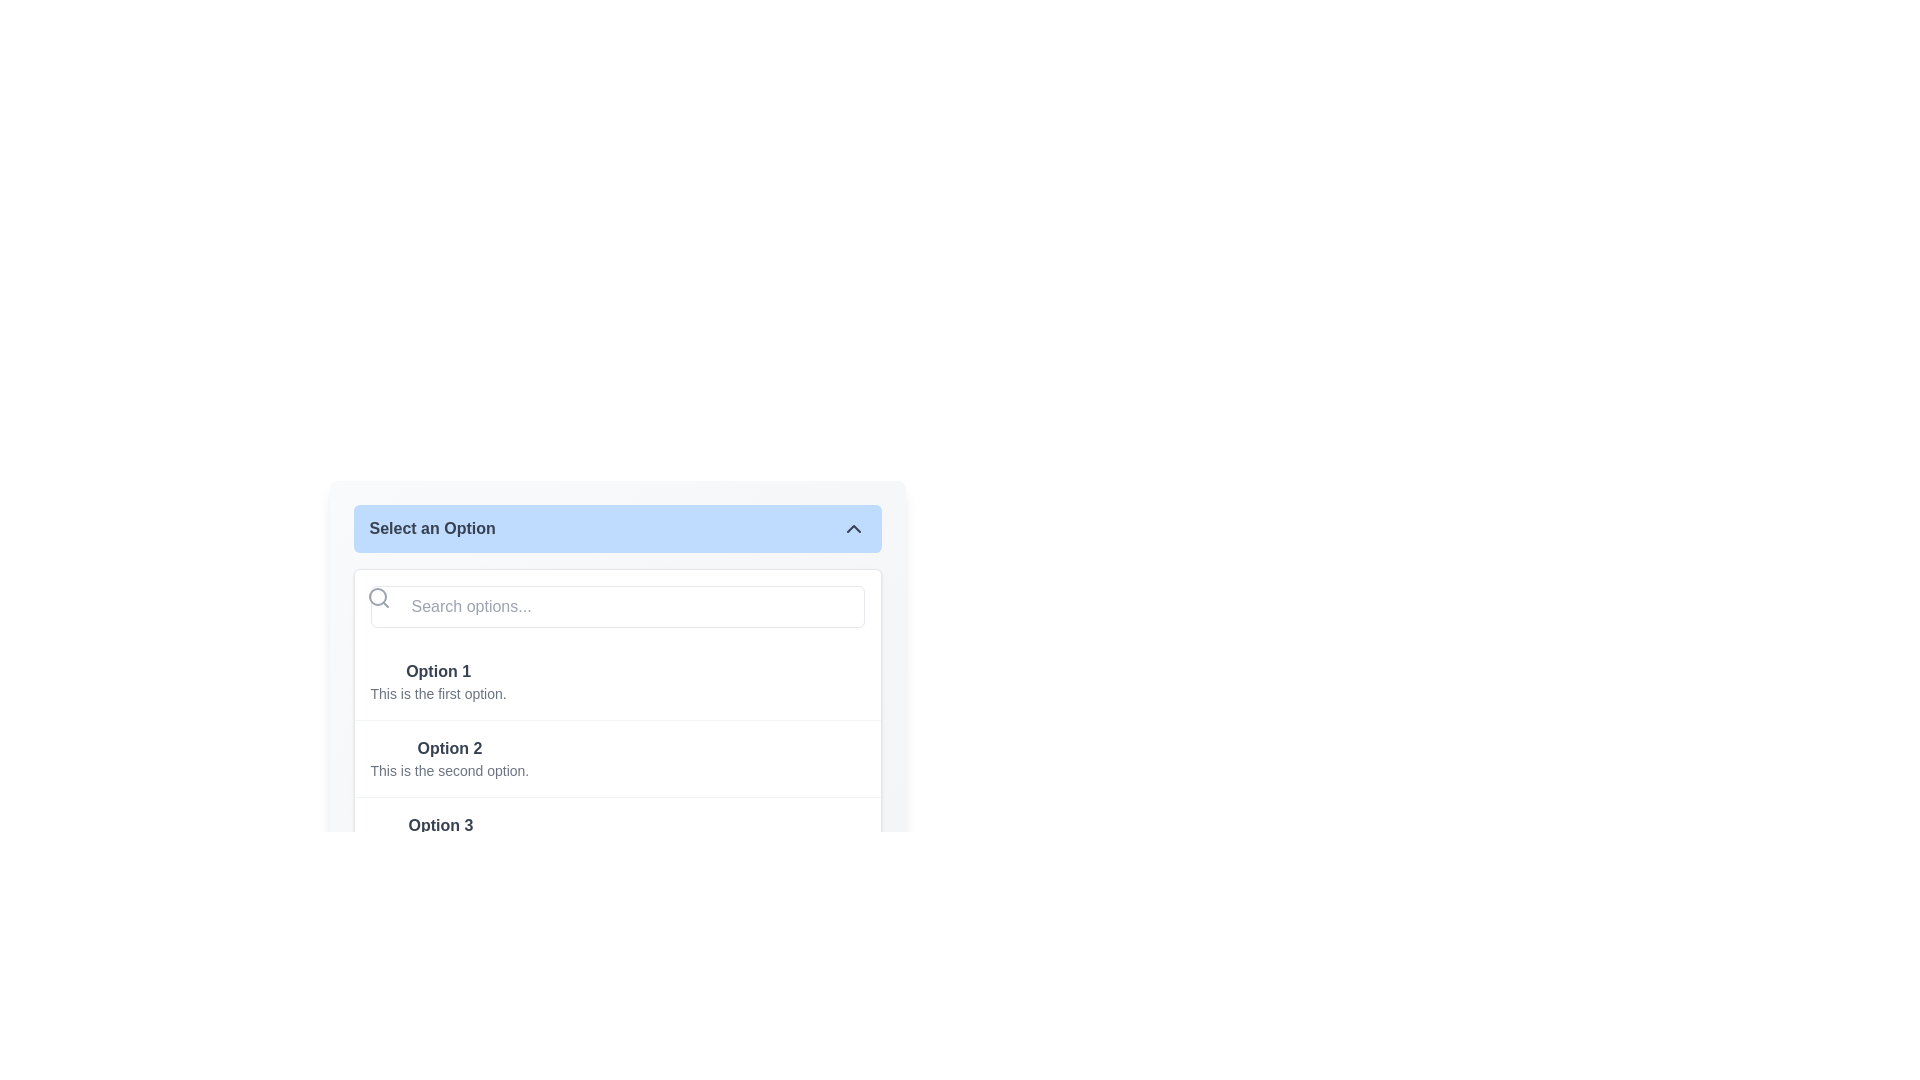  I want to click on the SVG Circle representing the lens of the search icon located in the top-left corner of the dropdown interface, so click(377, 596).